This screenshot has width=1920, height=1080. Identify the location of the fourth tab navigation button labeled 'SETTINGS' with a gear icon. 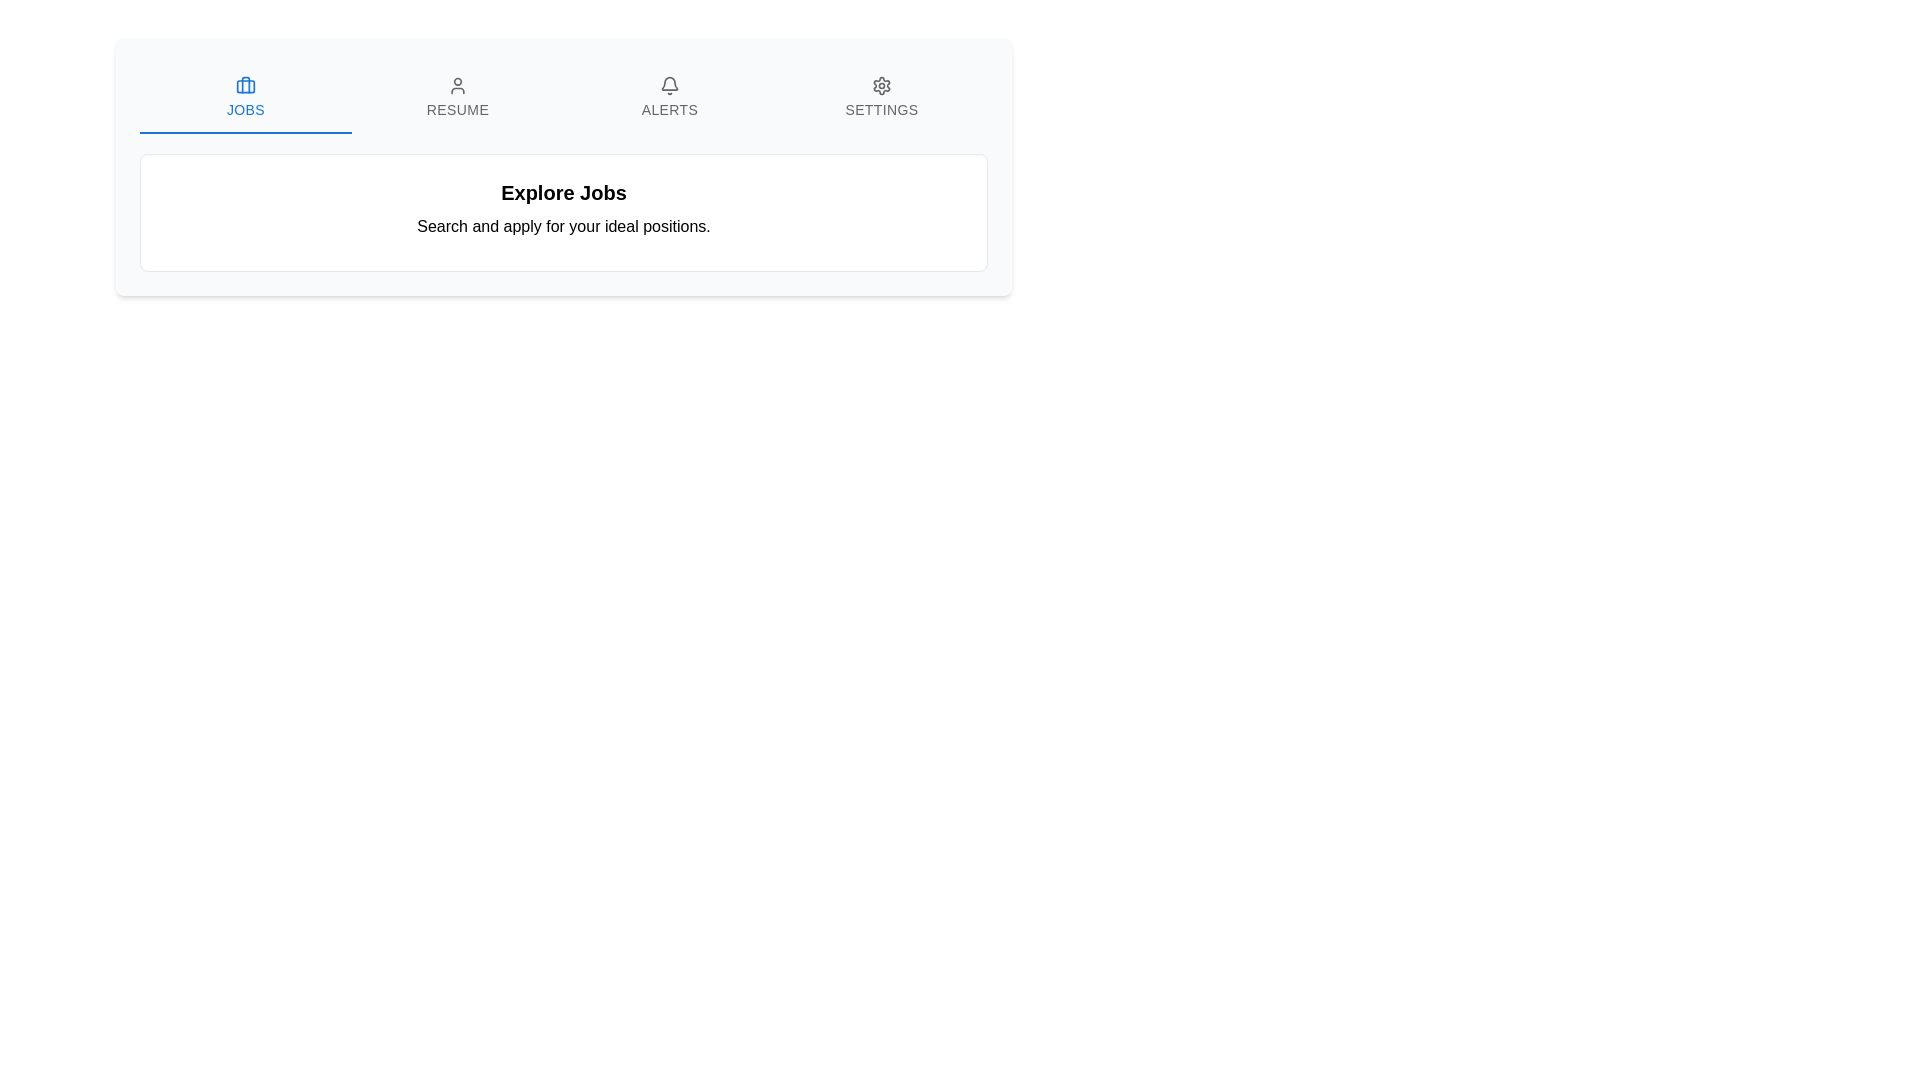
(881, 97).